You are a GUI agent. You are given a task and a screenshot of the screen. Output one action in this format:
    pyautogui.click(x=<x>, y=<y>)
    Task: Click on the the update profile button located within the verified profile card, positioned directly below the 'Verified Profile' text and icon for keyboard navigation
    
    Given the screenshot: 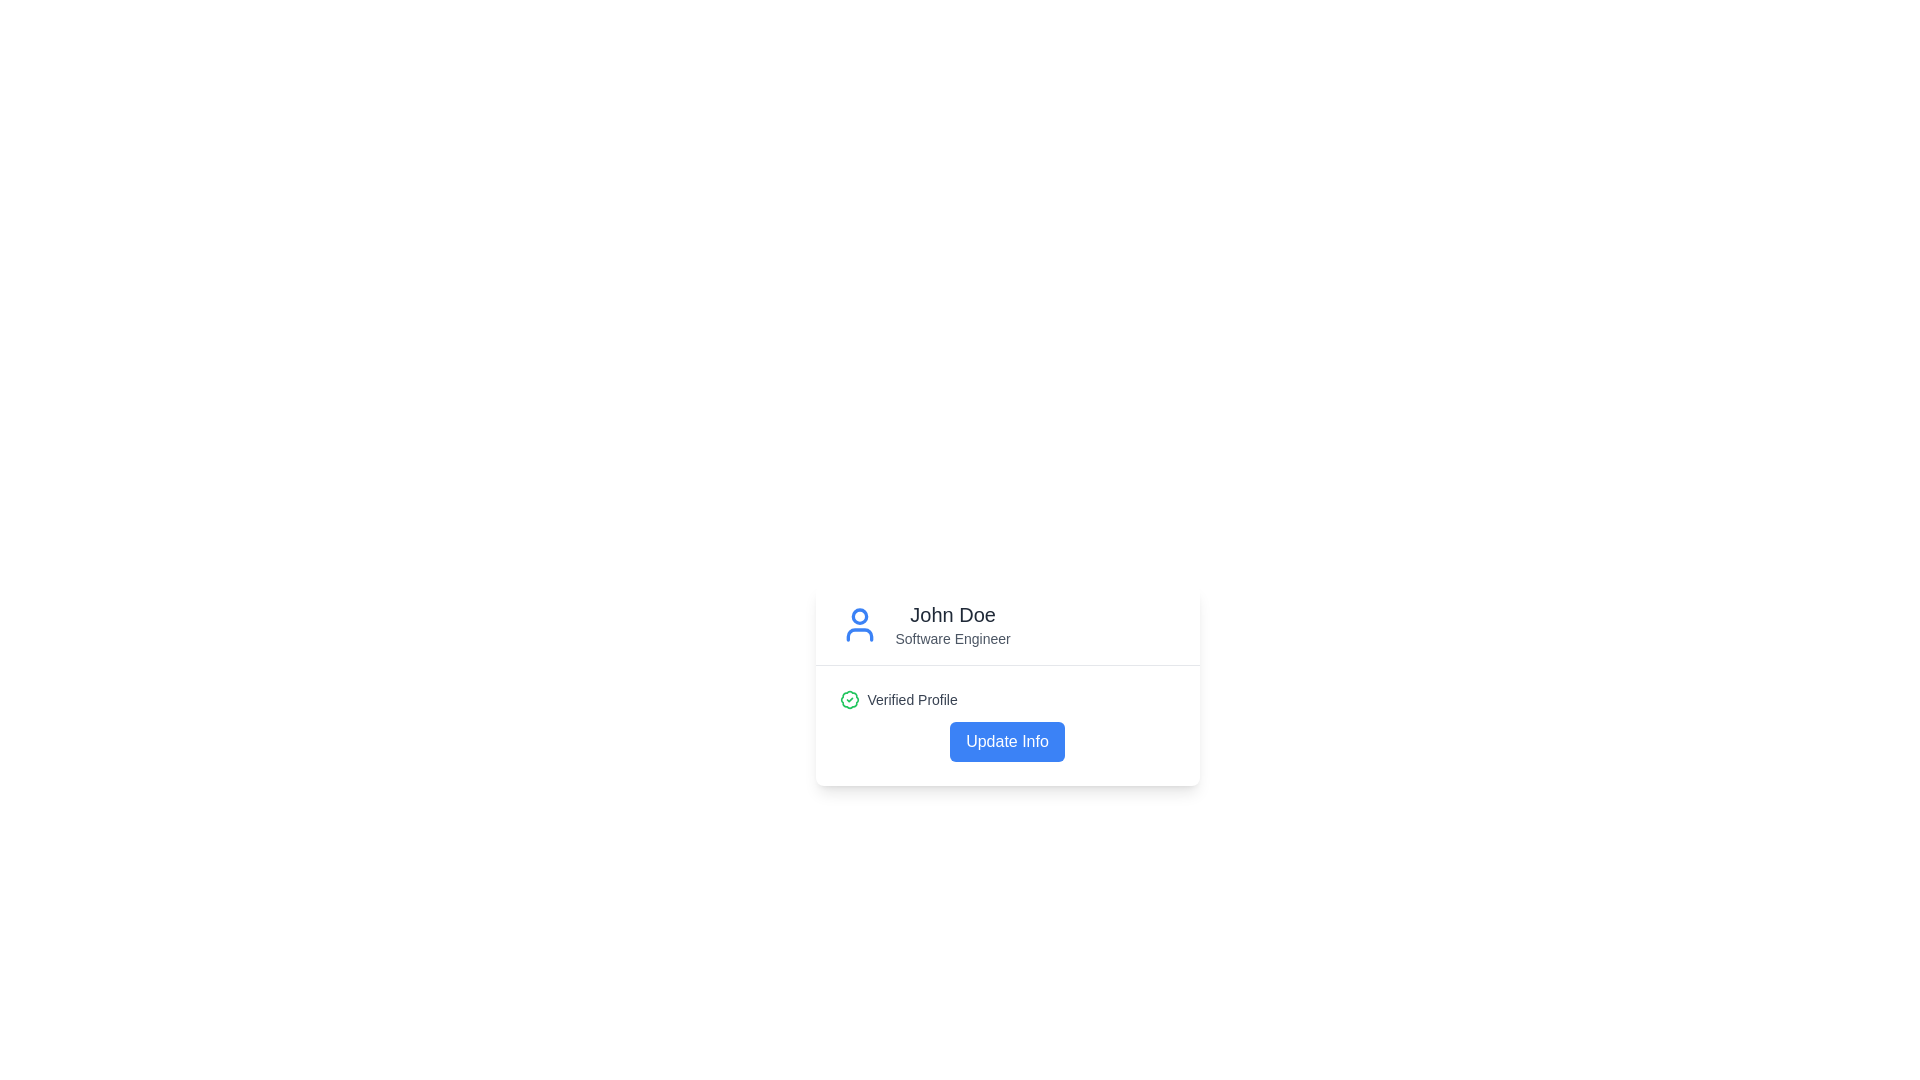 What is the action you would take?
    pyautogui.click(x=1007, y=741)
    